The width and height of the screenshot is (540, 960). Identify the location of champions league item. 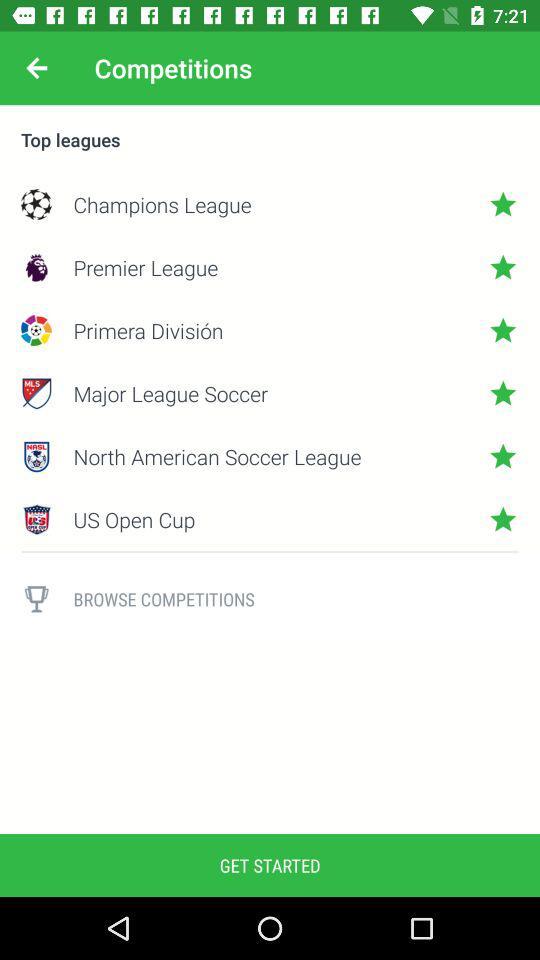
(270, 204).